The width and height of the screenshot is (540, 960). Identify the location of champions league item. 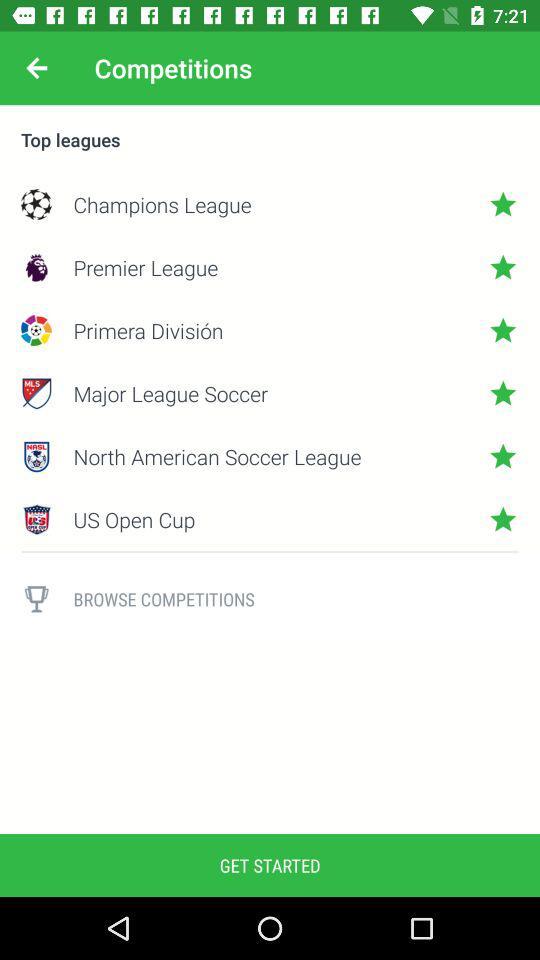
(270, 204).